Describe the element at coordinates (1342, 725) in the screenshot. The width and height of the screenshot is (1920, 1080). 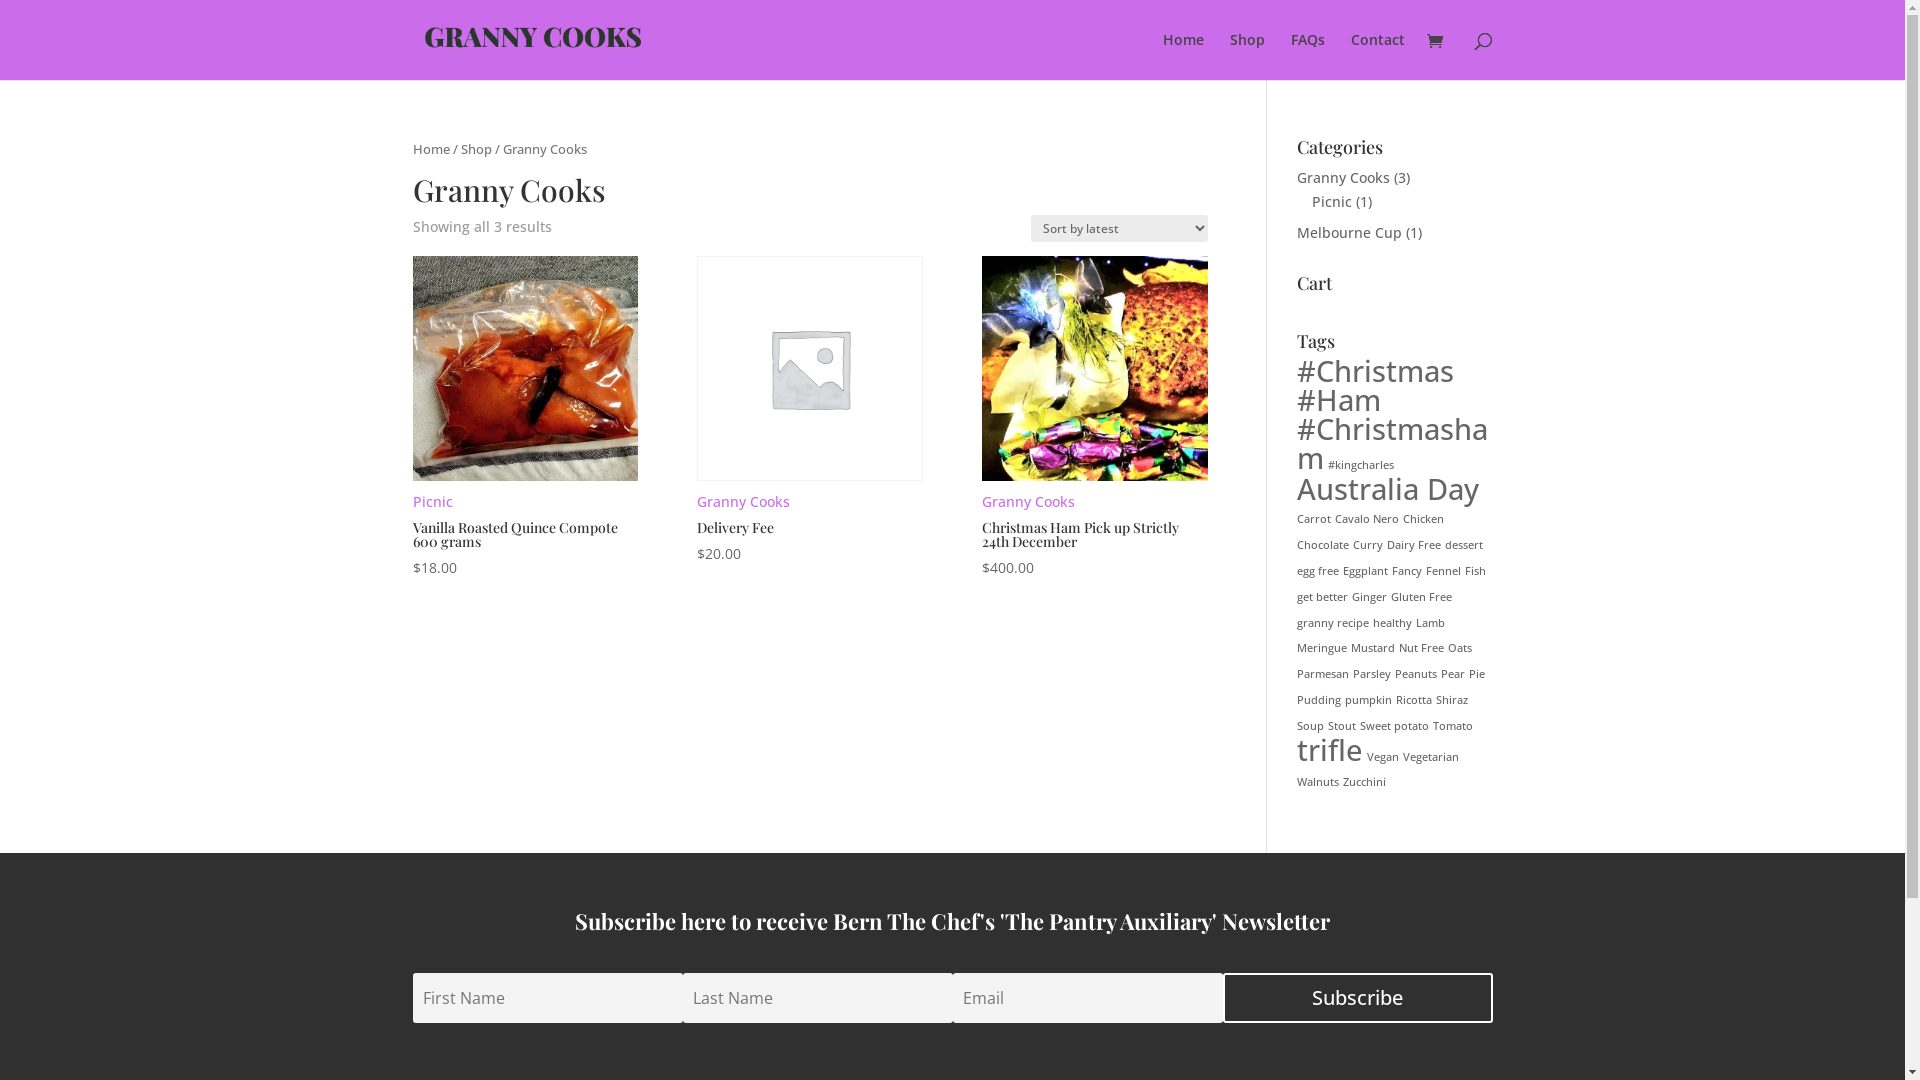
I see `'Stout'` at that location.